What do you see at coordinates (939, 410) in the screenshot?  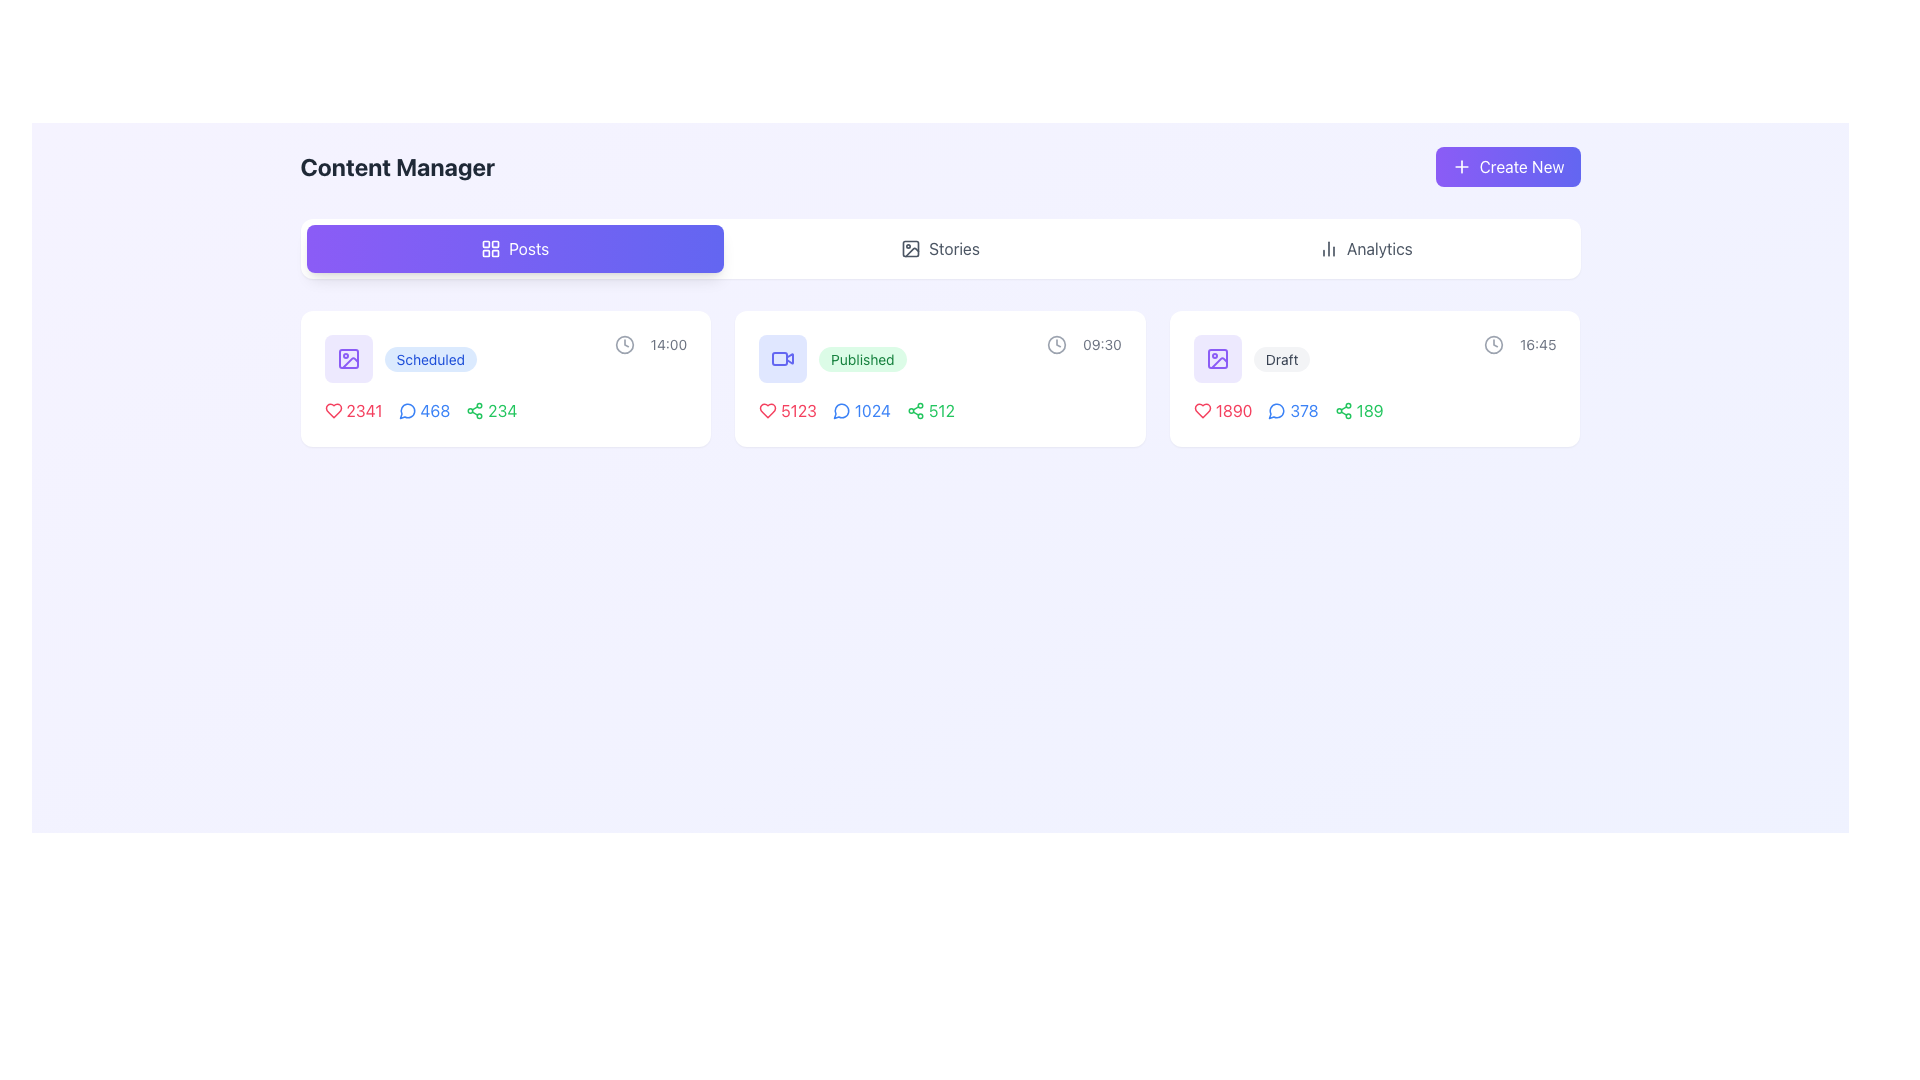 I see `the green icon of a sharing arrow followed by the bold number '512' in the interaction statistics under the 'Published' panel, located at the rightmost position of the second post panel` at bounding box center [939, 410].